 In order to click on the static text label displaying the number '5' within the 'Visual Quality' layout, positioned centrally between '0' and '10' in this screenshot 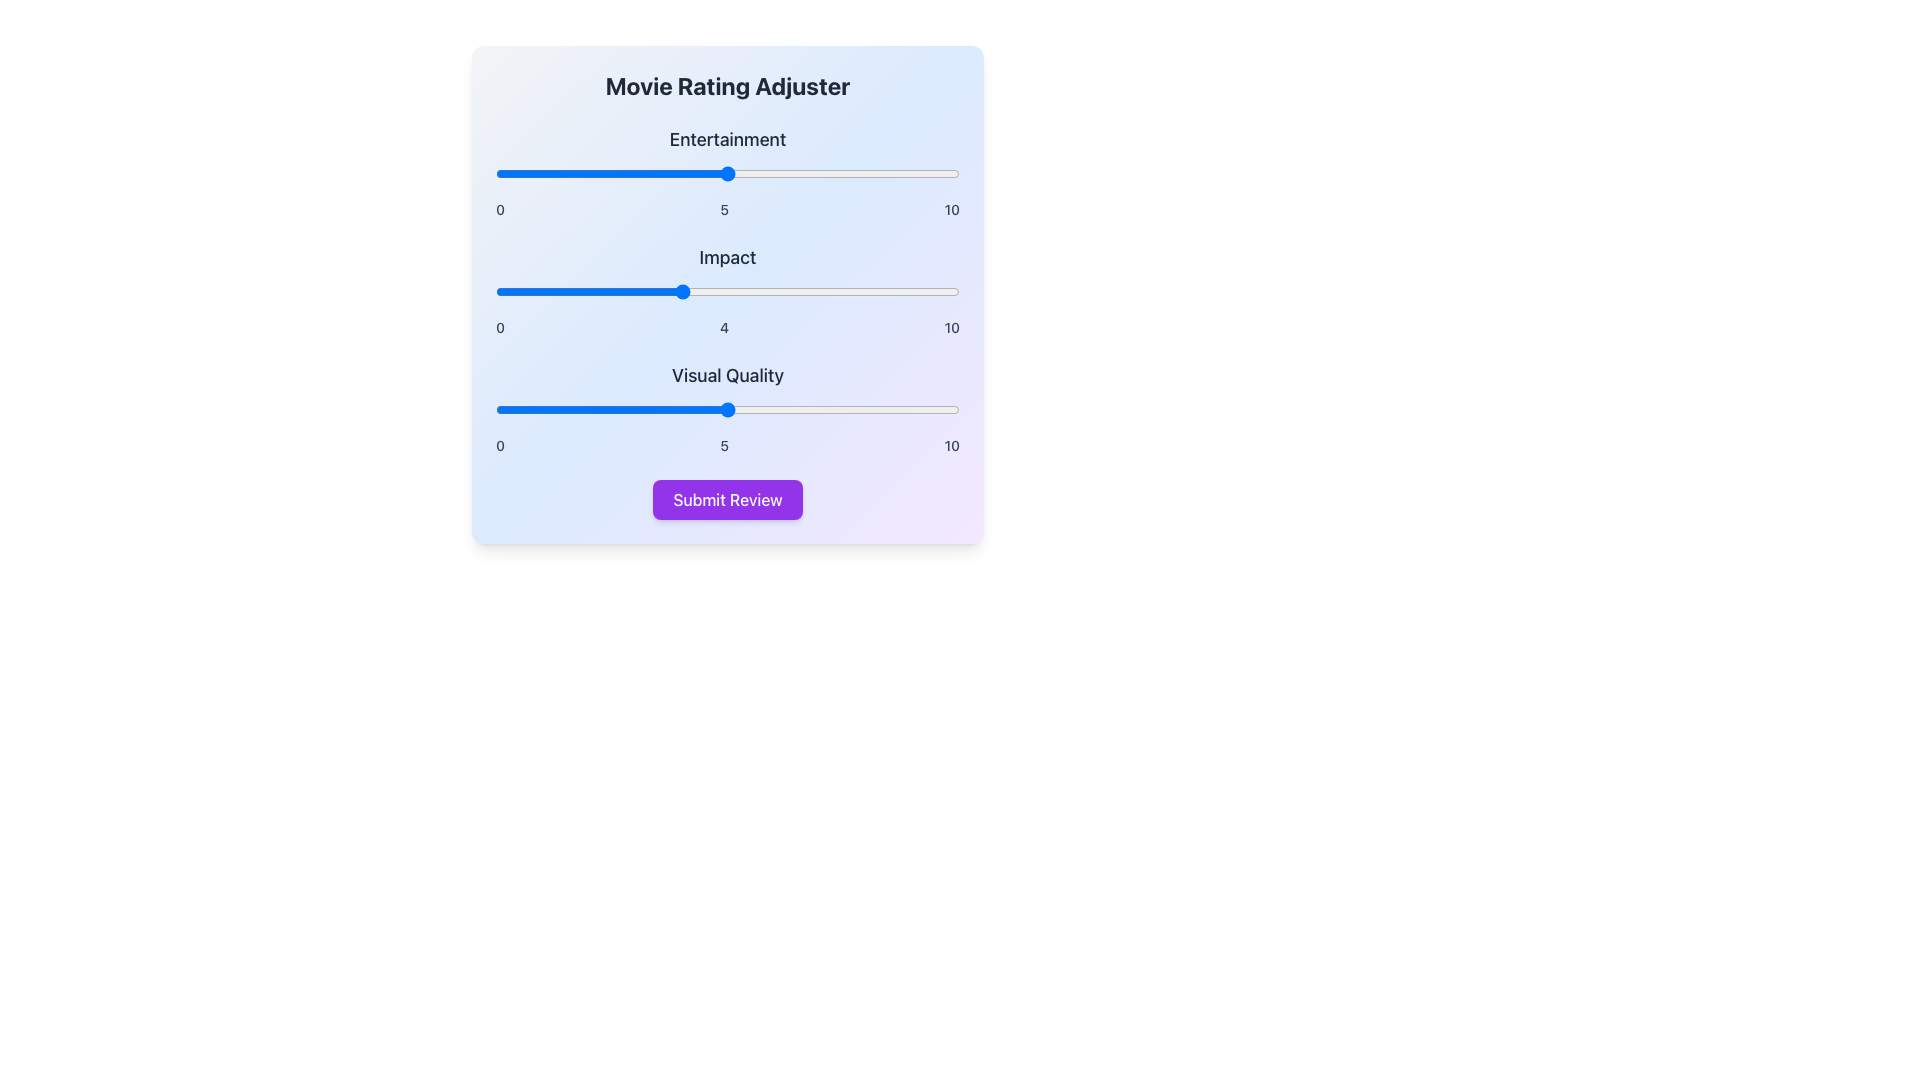, I will do `click(723, 445)`.